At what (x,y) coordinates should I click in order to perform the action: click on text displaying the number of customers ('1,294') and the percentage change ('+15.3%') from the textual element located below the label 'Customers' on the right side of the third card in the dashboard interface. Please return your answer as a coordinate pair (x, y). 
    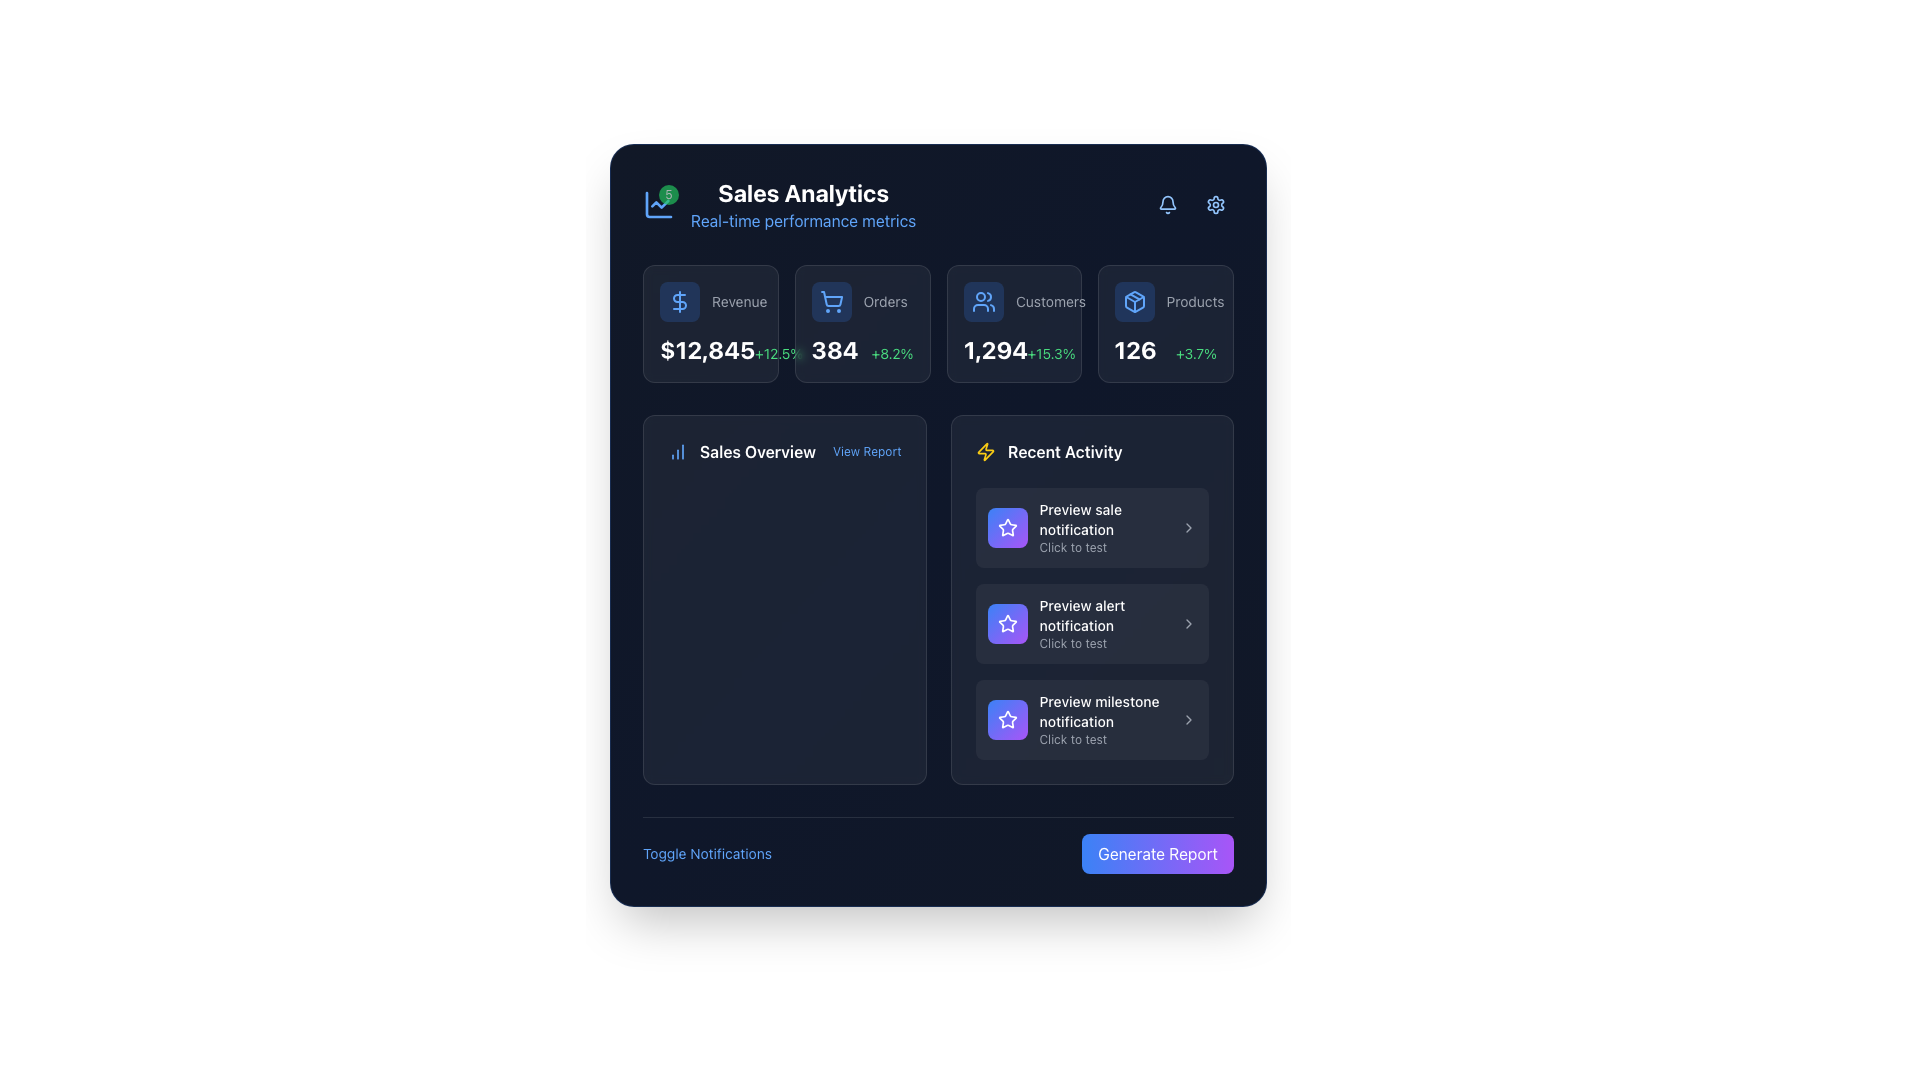
    Looking at the image, I should click on (1014, 349).